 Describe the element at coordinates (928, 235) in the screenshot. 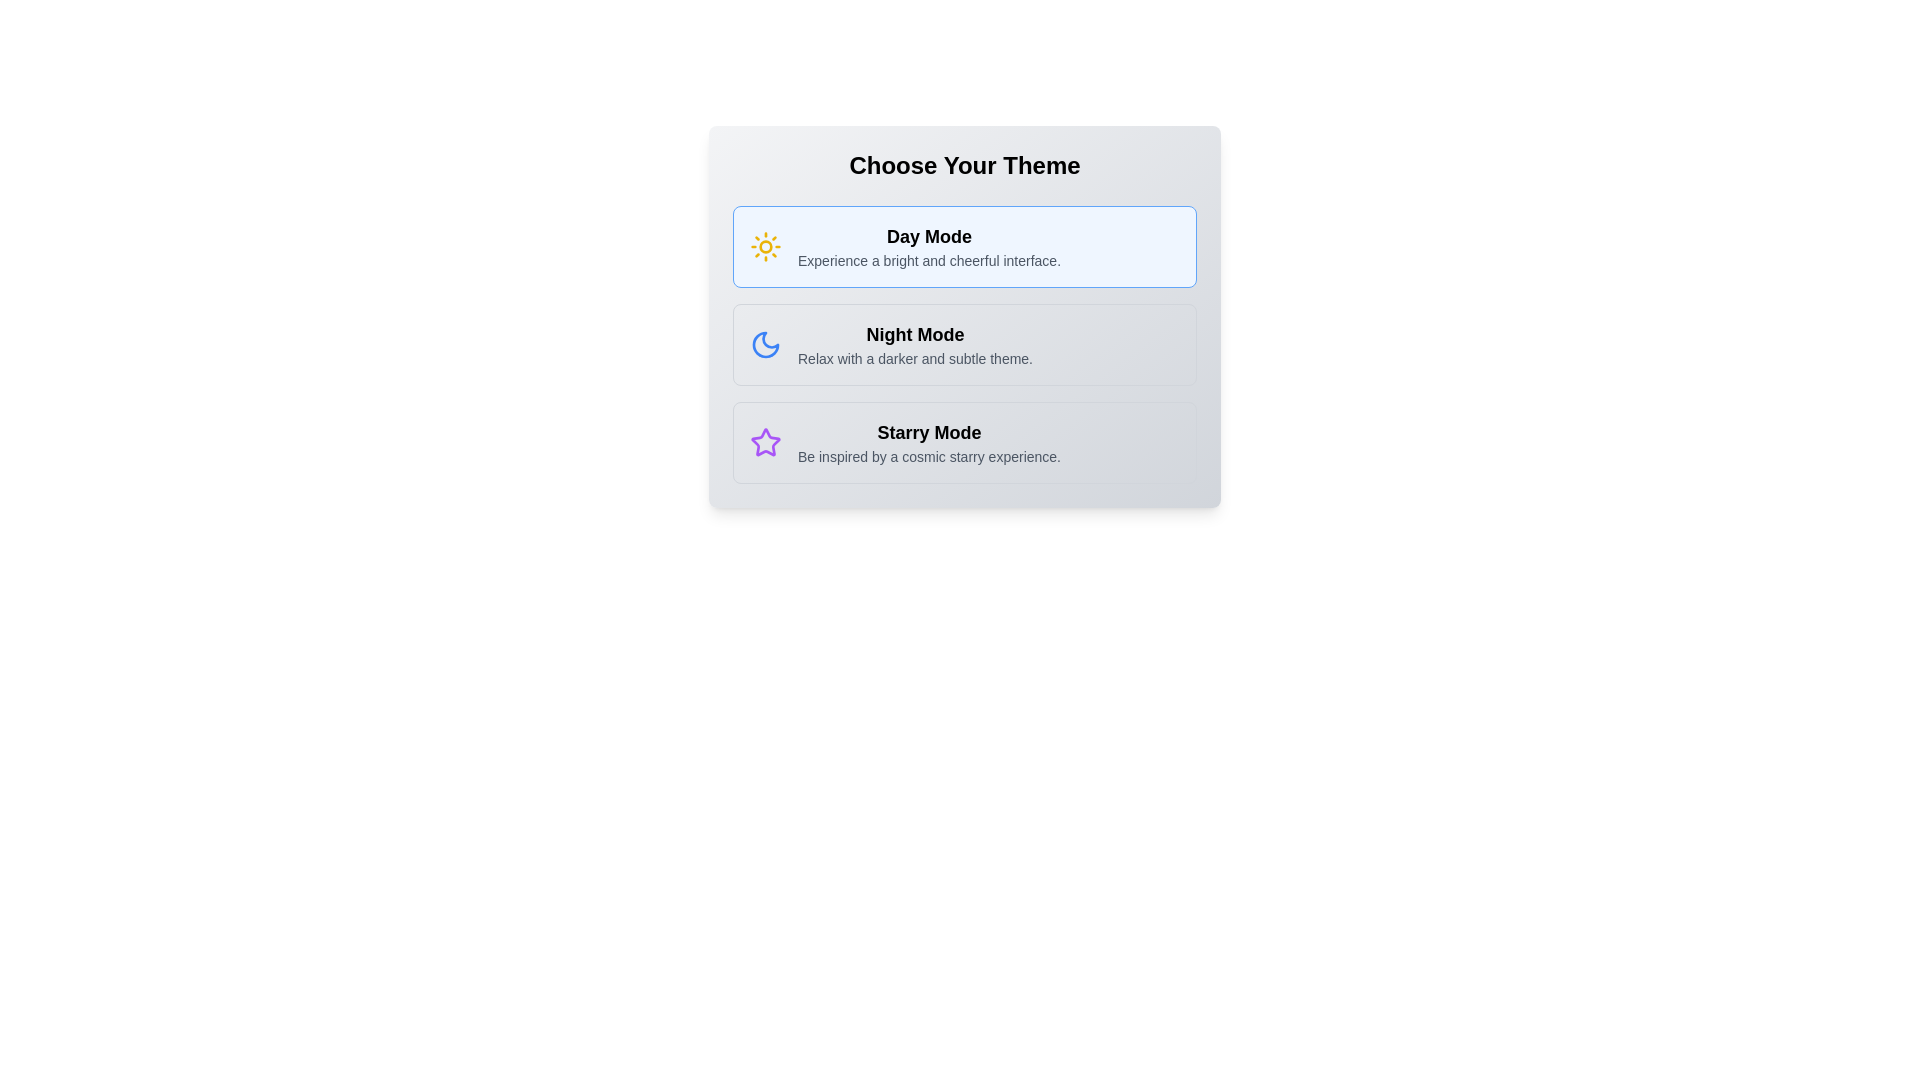

I see `the 'Day Mode' text label in the theme selection menu, which is located in the first row under the 'Choose Your Theme' section, right of a sun icon` at that location.